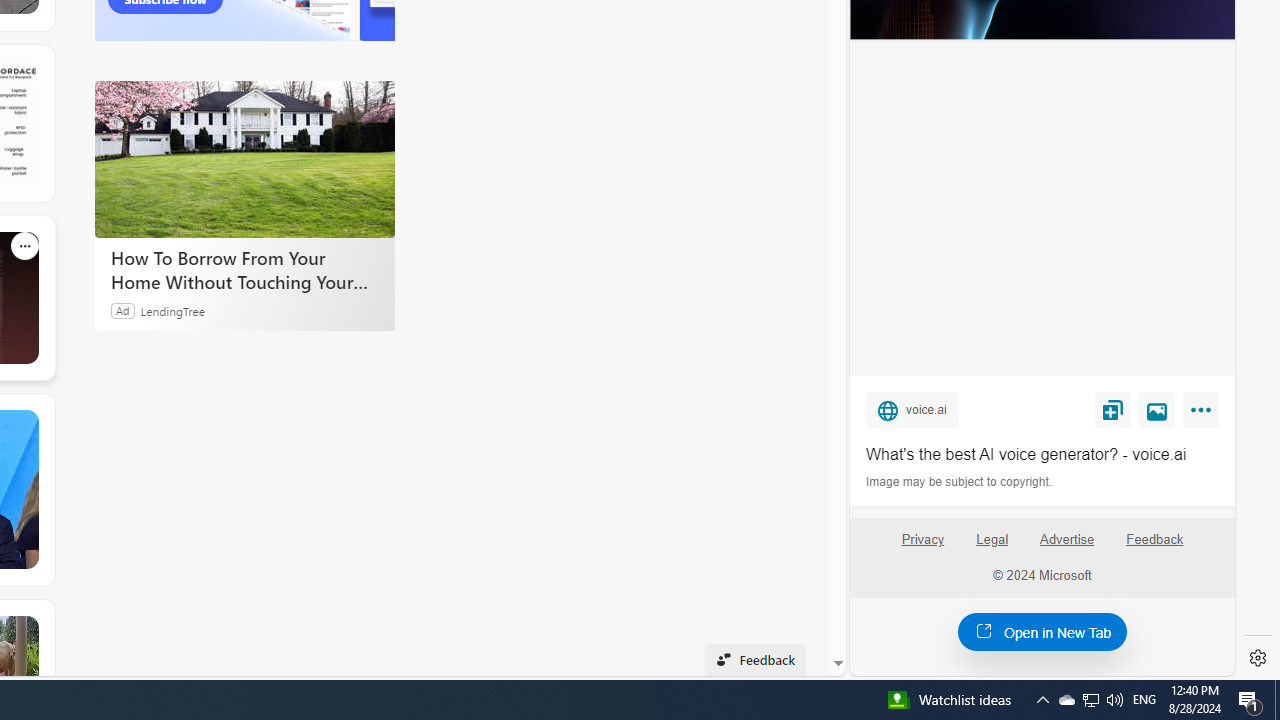 The width and height of the screenshot is (1280, 720). Describe the element at coordinates (1065, 538) in the screenshot. I see `'Advertise'` at that location.